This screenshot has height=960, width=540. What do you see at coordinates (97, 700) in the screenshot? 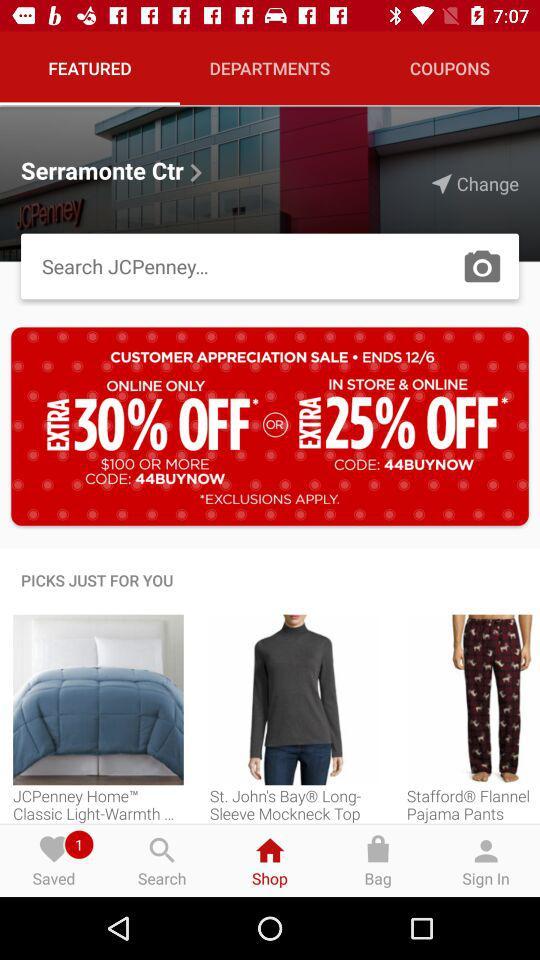
I see `the image below picks just for you` at bounding box center [97, 700].